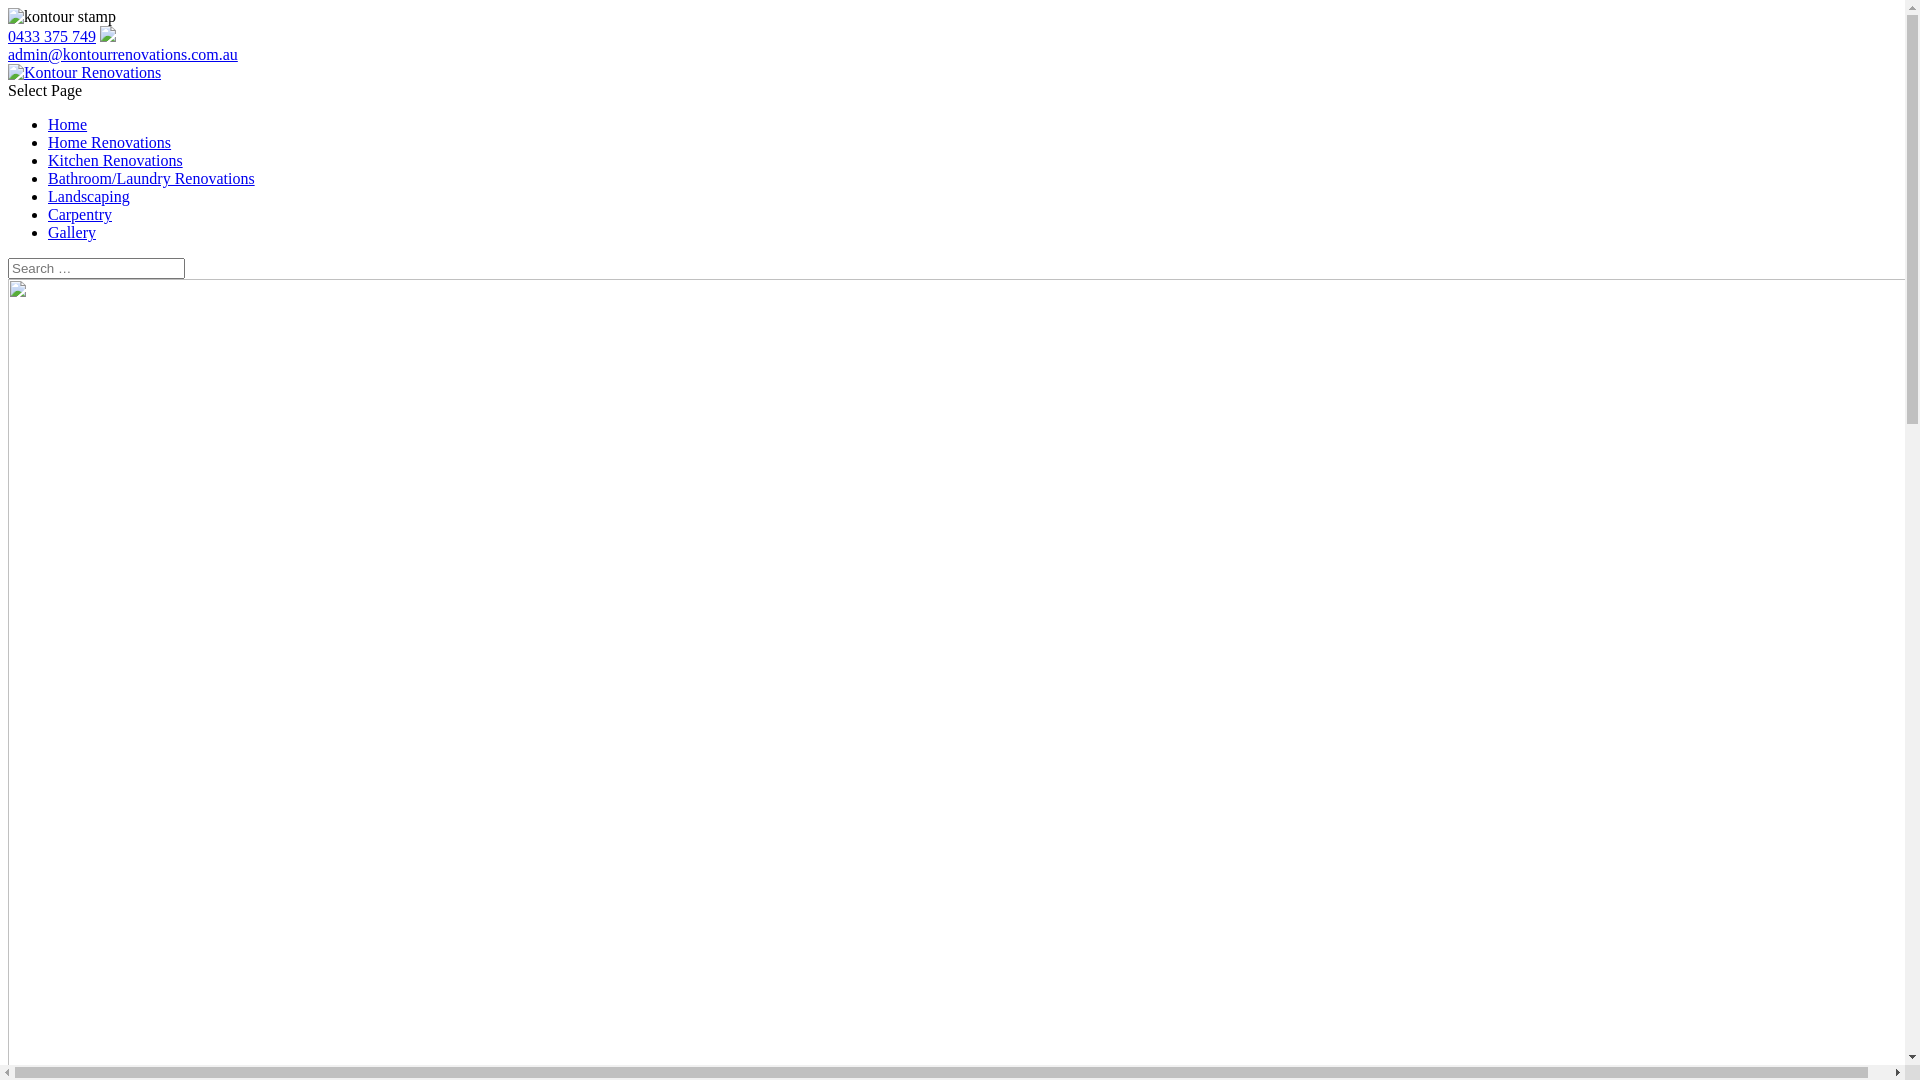 Image resolution: width=1920 pixels, height=1080 pixels. Describe the element at coordinates (88, 196) in the screenshot. I see `'Landscaping'` at that location.